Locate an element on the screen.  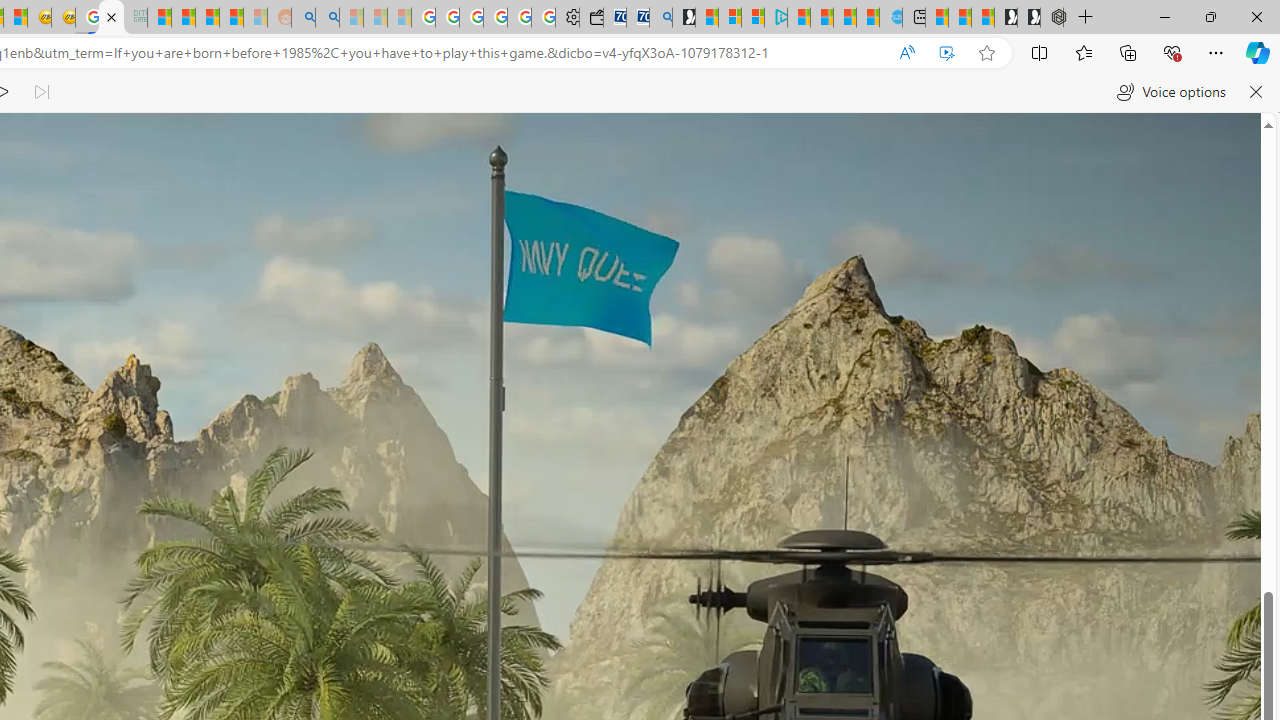
'Voice options' is located at coordinates (1171, 92).